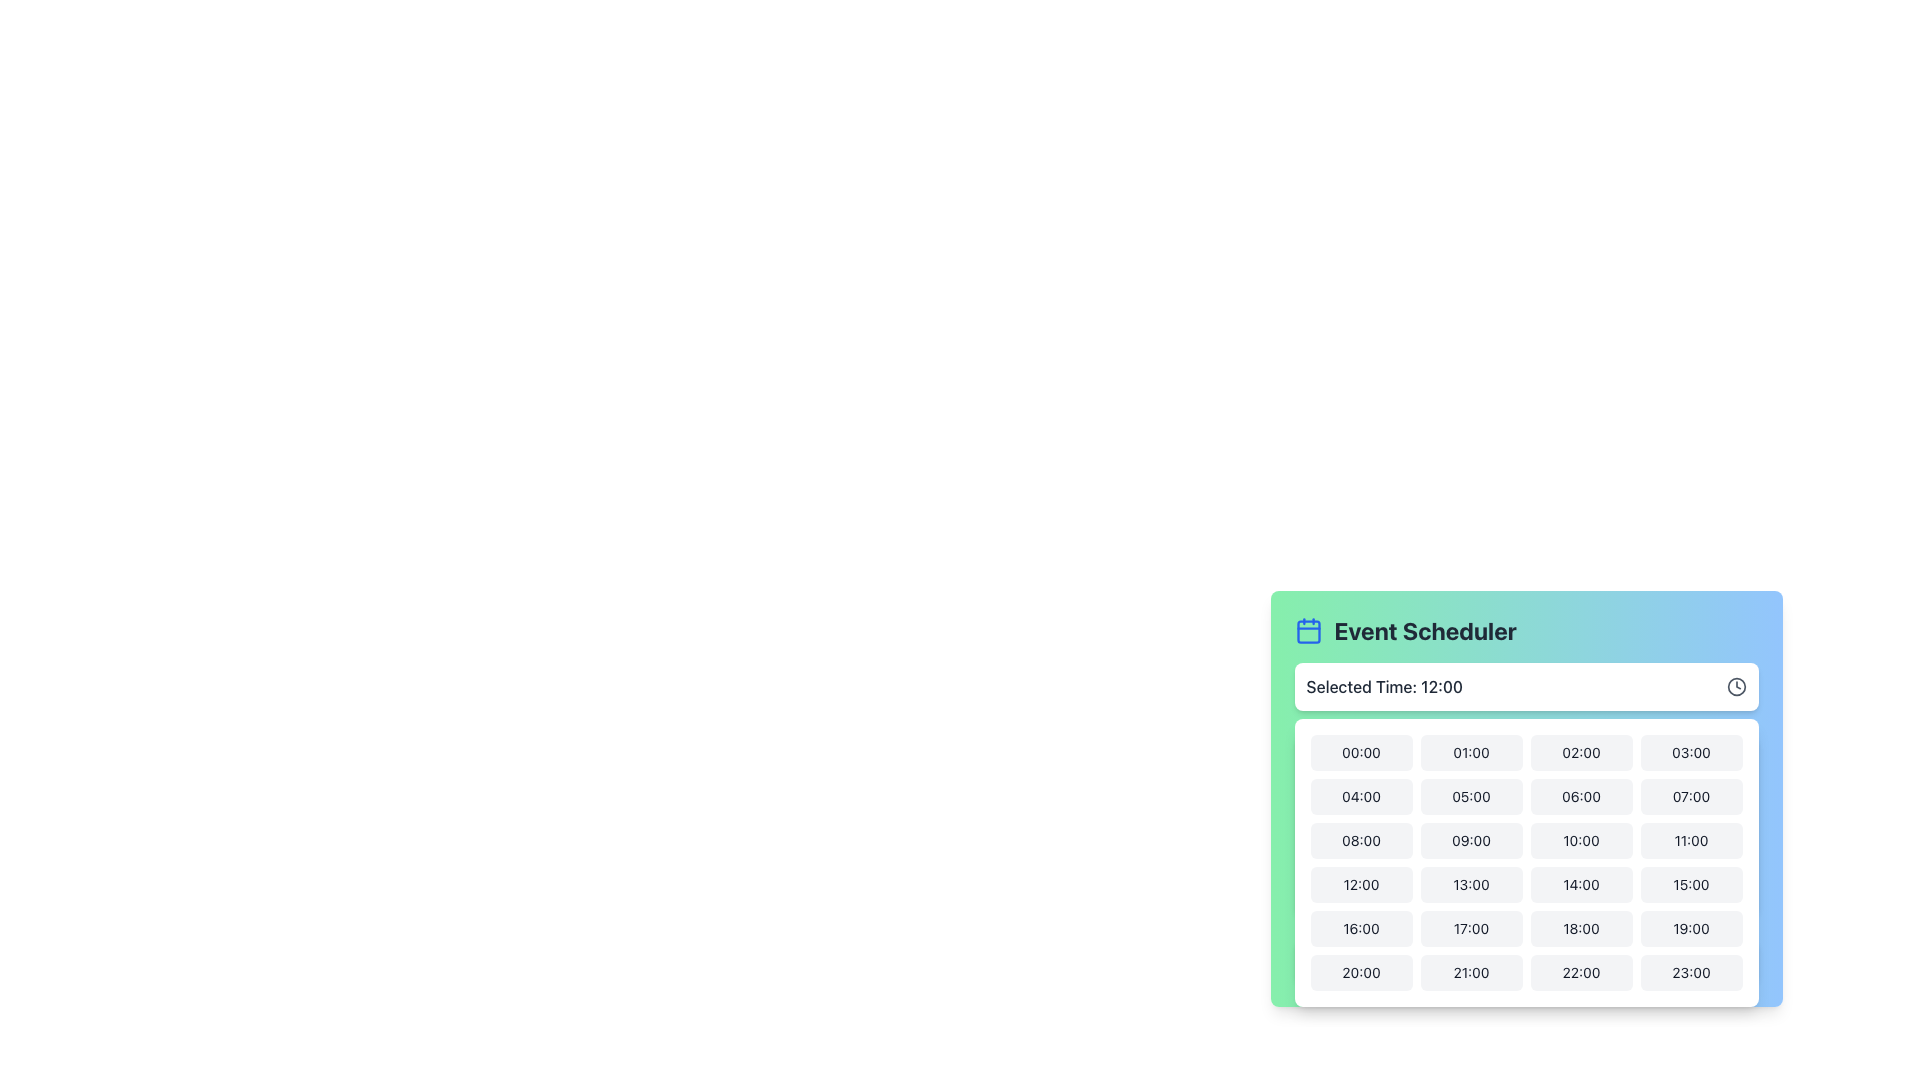  I want to click on the button that allows users, so click(1690, 971).